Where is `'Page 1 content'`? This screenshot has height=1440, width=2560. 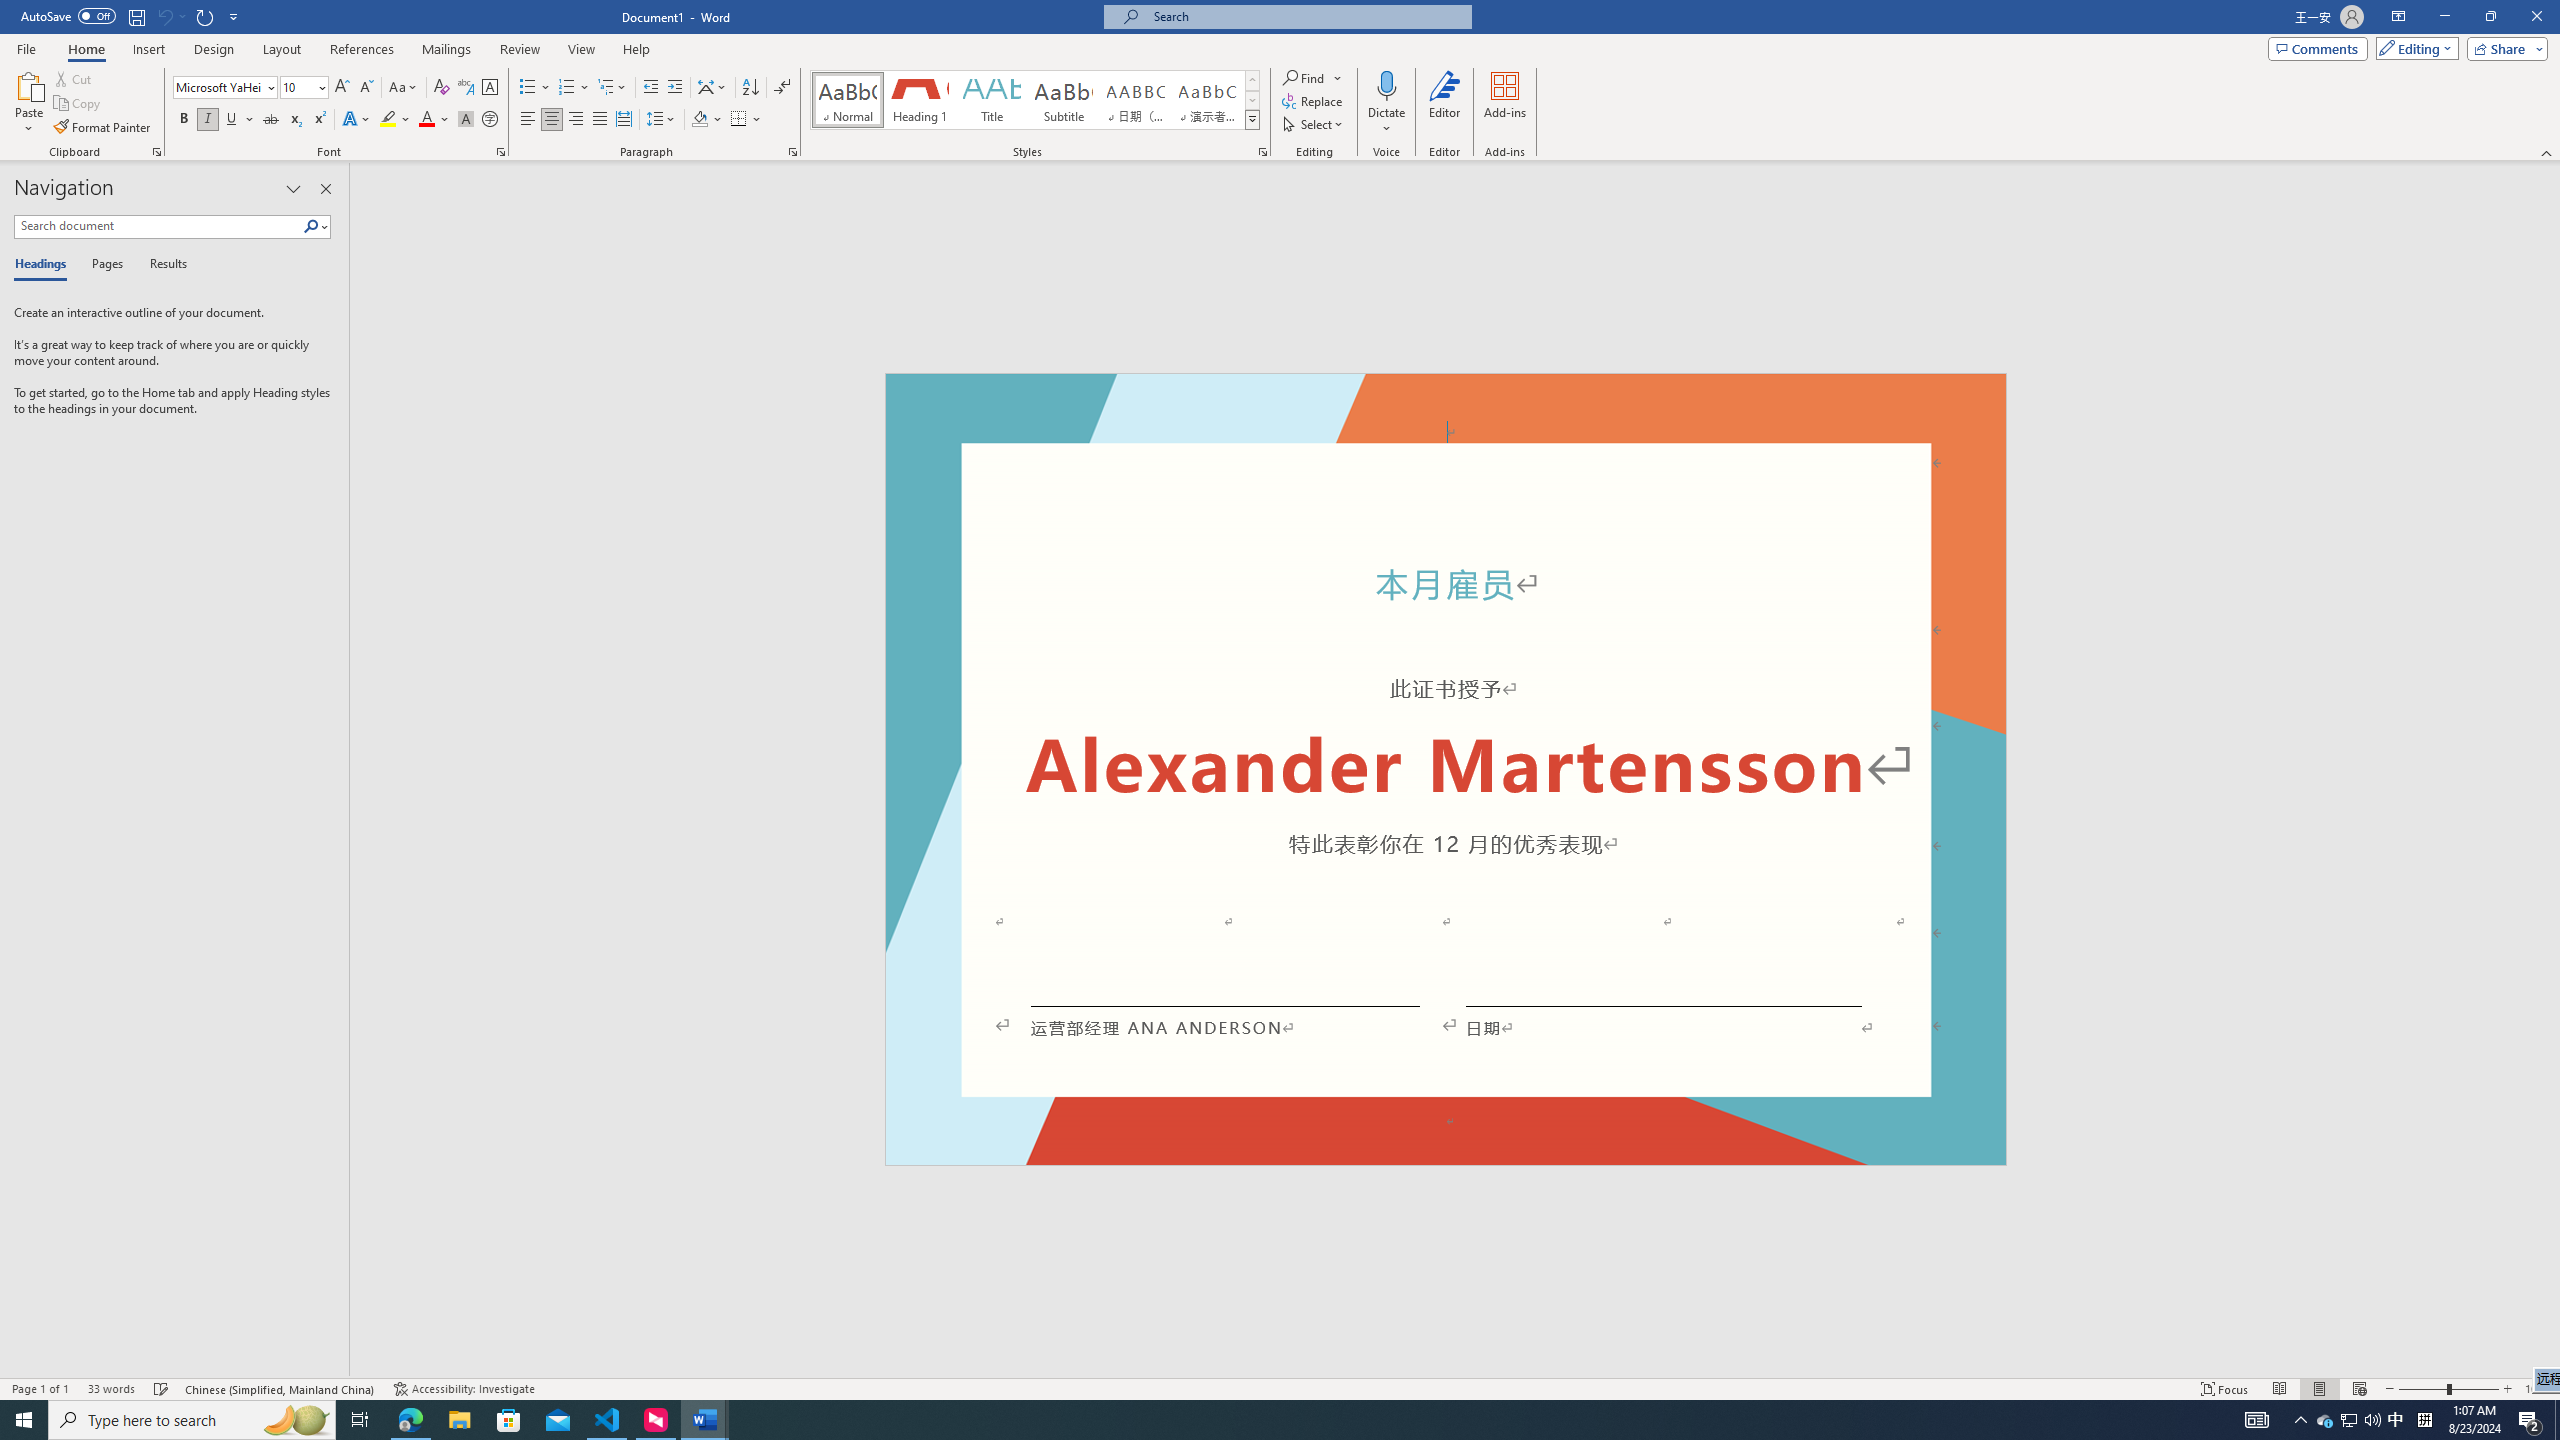
'Page 1 content' is located at coordinates (1446, 784).